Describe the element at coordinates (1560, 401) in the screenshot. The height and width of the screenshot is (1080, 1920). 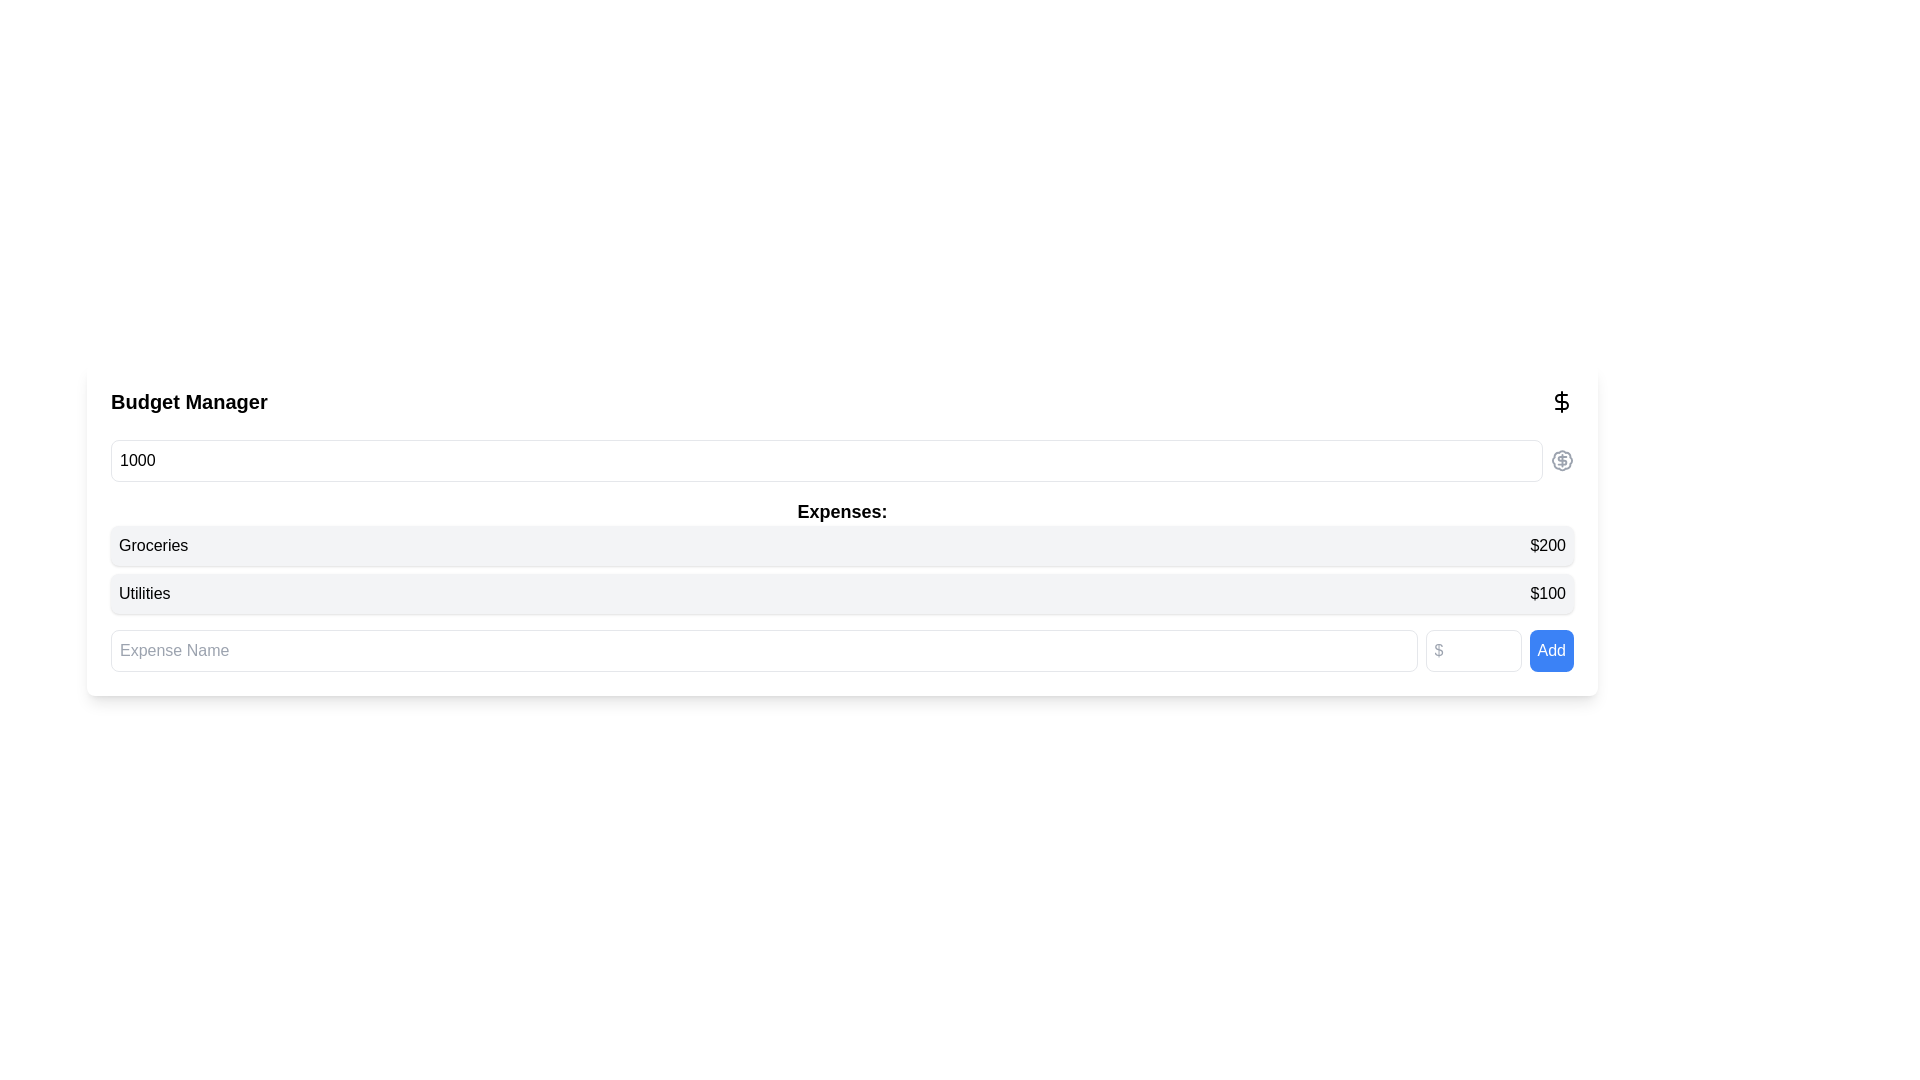
I see `the dollar sign icon representing monetary aspects within the 'Budget Manager' interface` at that location.